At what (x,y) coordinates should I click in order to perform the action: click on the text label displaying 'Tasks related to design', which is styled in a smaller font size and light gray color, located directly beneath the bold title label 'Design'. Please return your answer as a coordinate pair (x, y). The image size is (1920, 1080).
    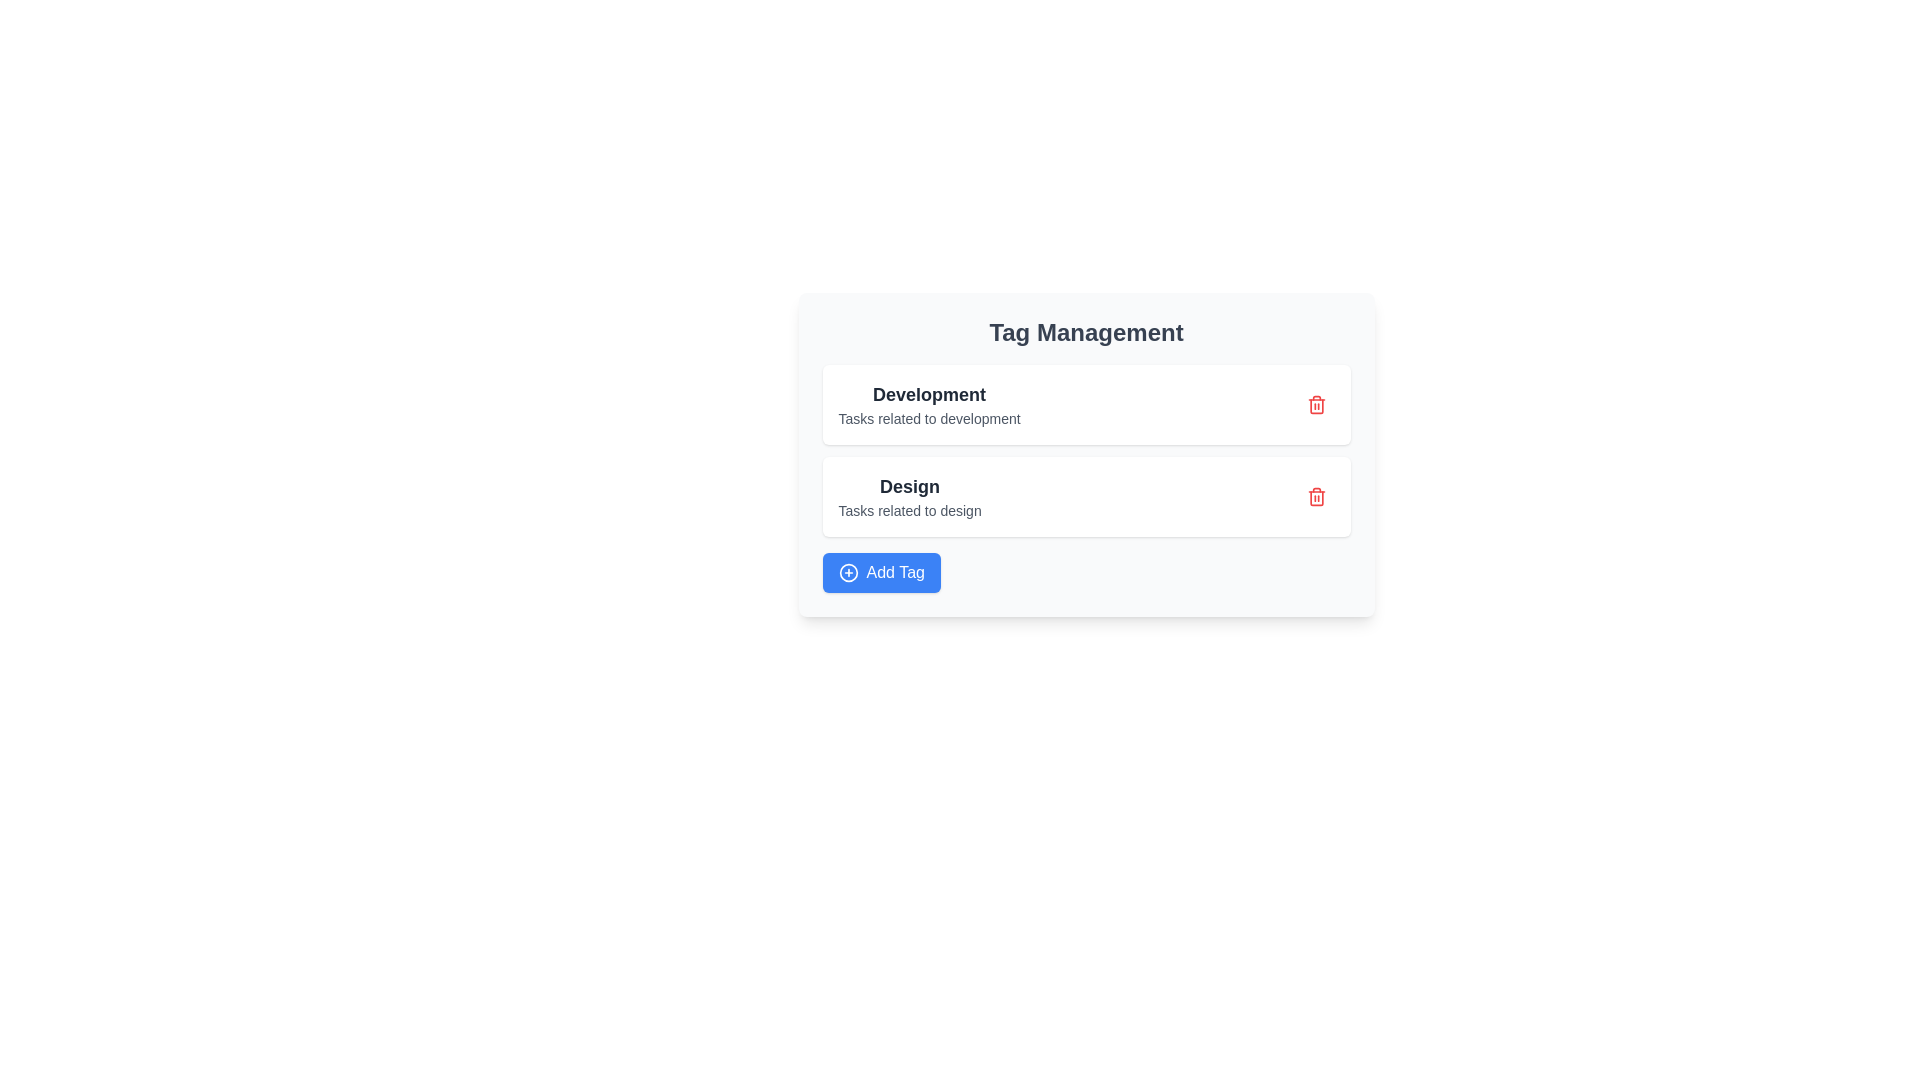
    Looking at the image, I should click on (909, 509).